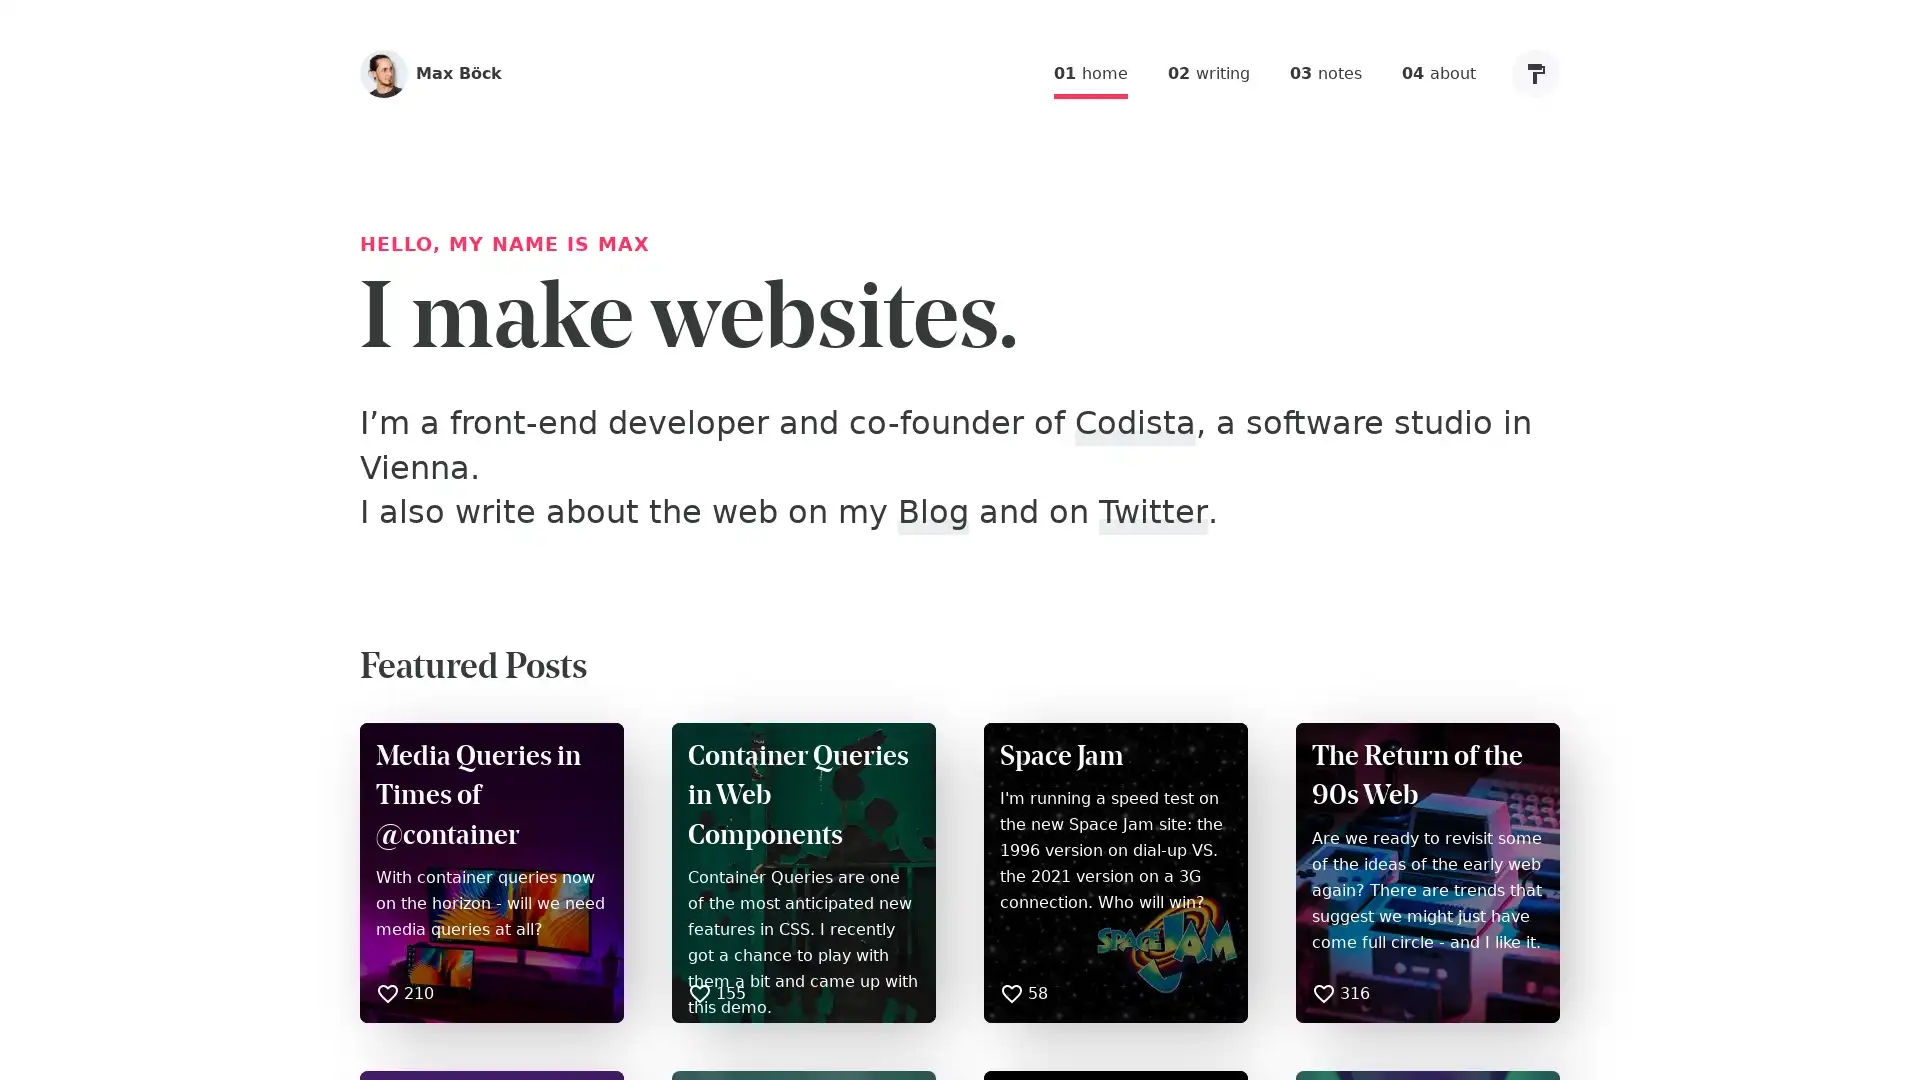 The width and height of the screenshot is (1920, 1080). Describe the element at coordinates (1535, 72) in the screenshot. I see `toggle theme panel` at that location.